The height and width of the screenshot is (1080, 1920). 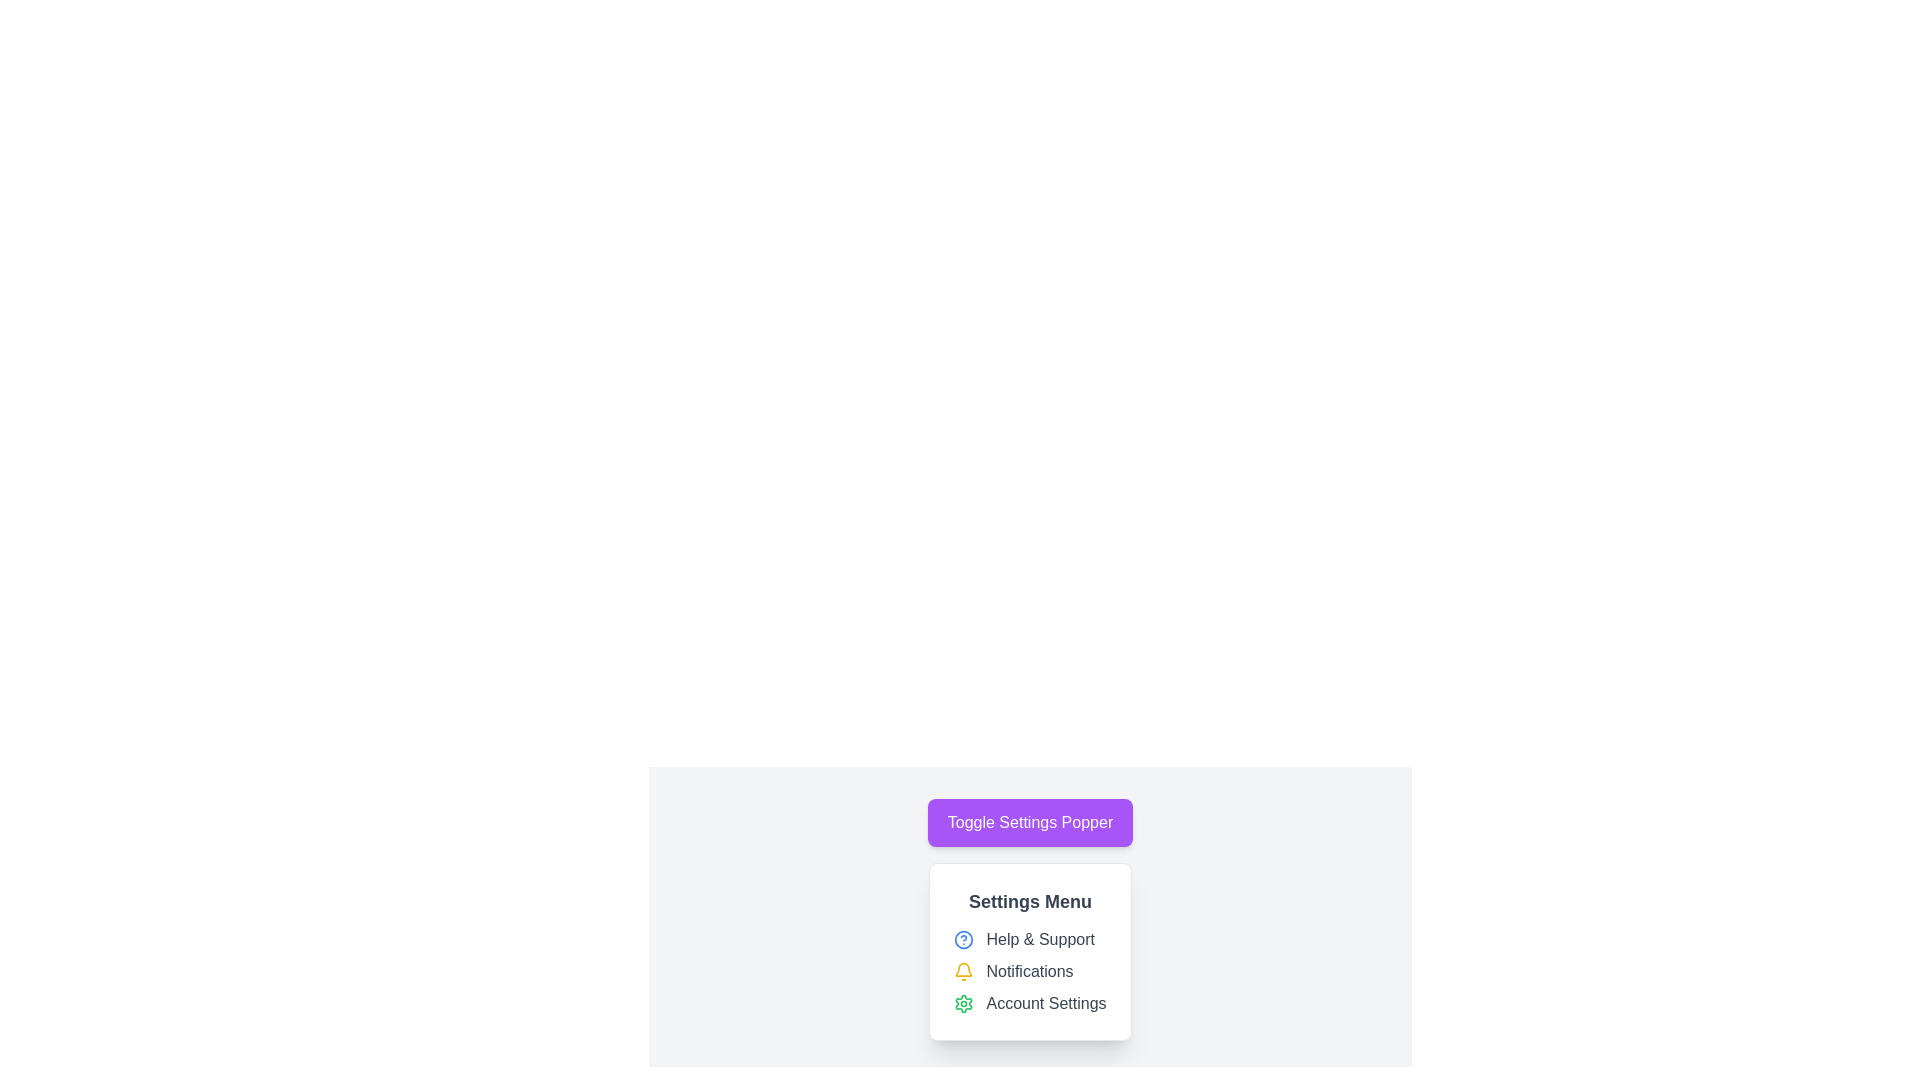 What do you see at coordinates (1040, 940) in the screenshot?
I see `the 'Help & Support' label, which is a non-interactive text styled in gray (#707070) and located in the settings menu card below the 'Toggle Settings Popper' button` at bounding box center [1040, 940].